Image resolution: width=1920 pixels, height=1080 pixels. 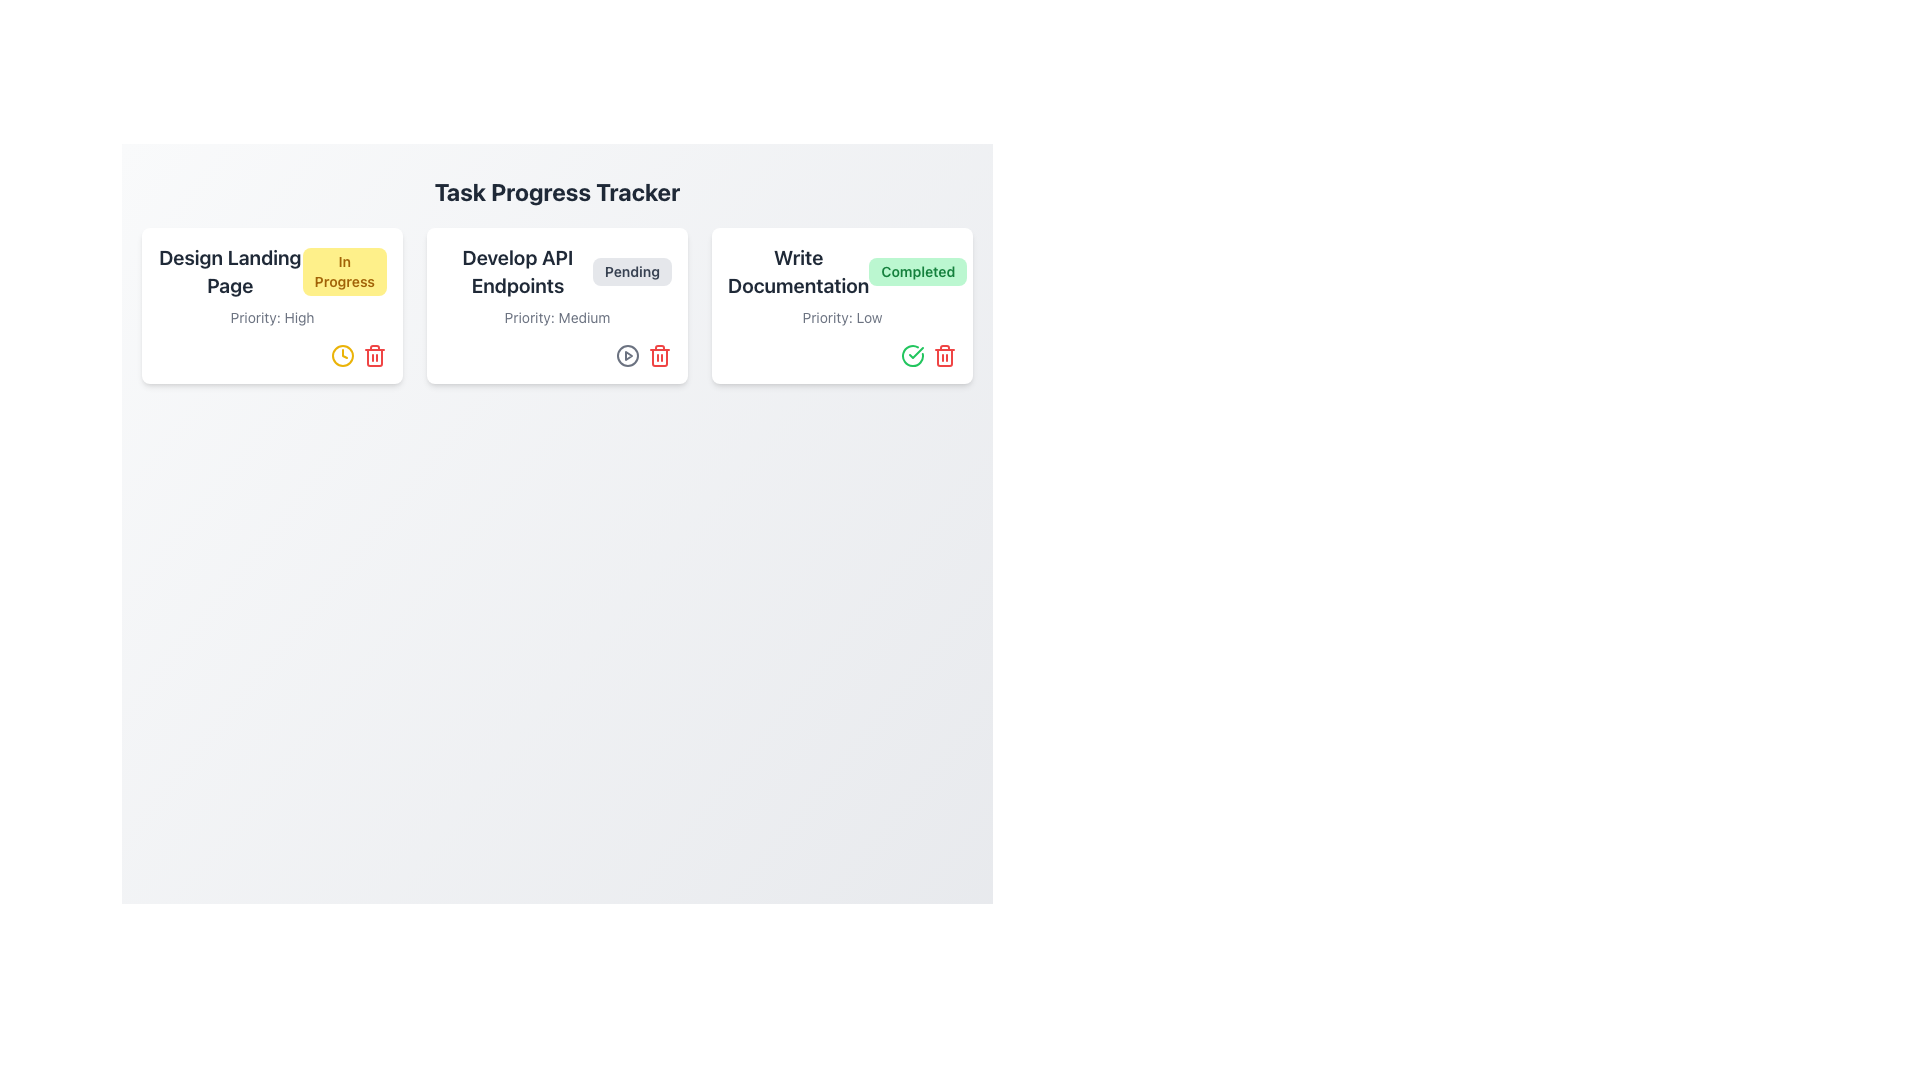 What do you see at coordinates (342, 354) in the screenshot?
I see `the clock icon located at the bottom-right corner of the 'Design Landing Page' card in the 'Task Progress Tracker' section` at bounding box center [342, 354].